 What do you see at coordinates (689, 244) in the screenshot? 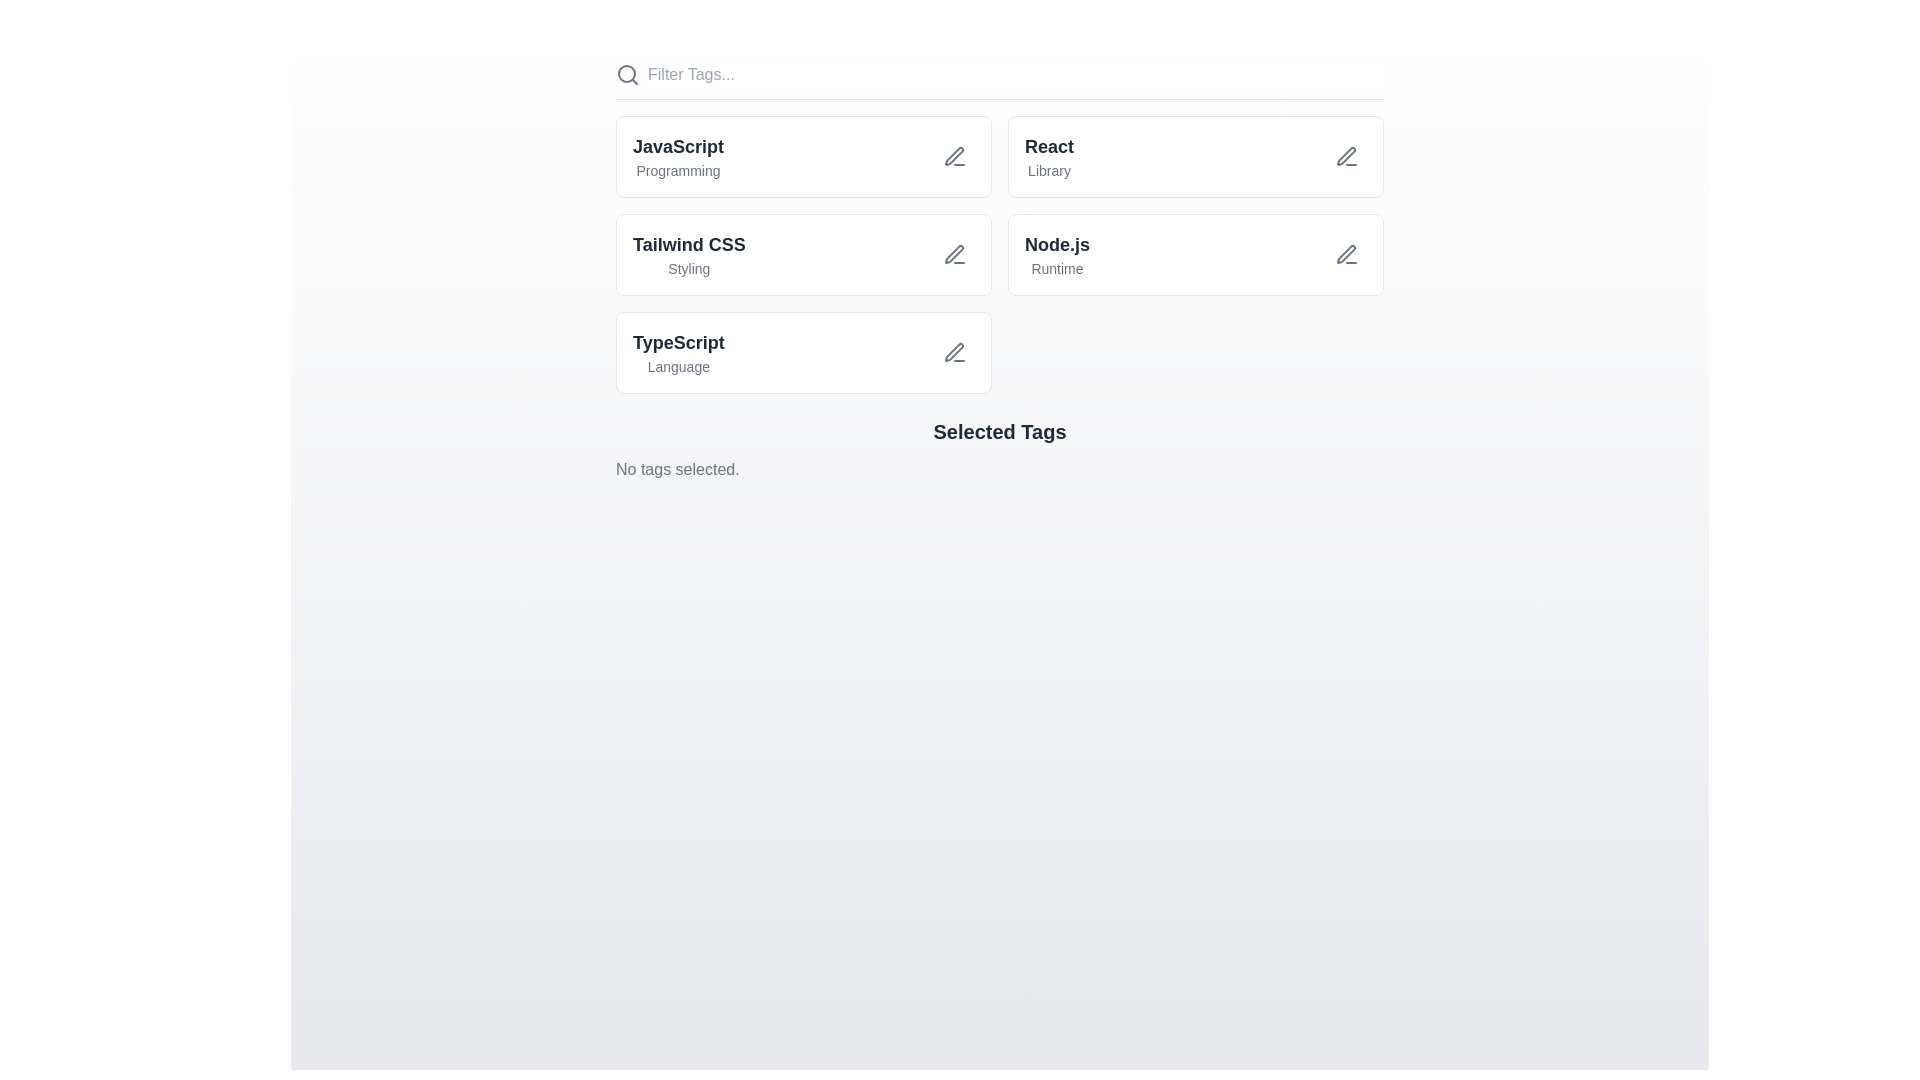
I see `the 'Tailwind CSS' text label for accessibility by moving the cursor to its center point` at bounding box center [689, 244].